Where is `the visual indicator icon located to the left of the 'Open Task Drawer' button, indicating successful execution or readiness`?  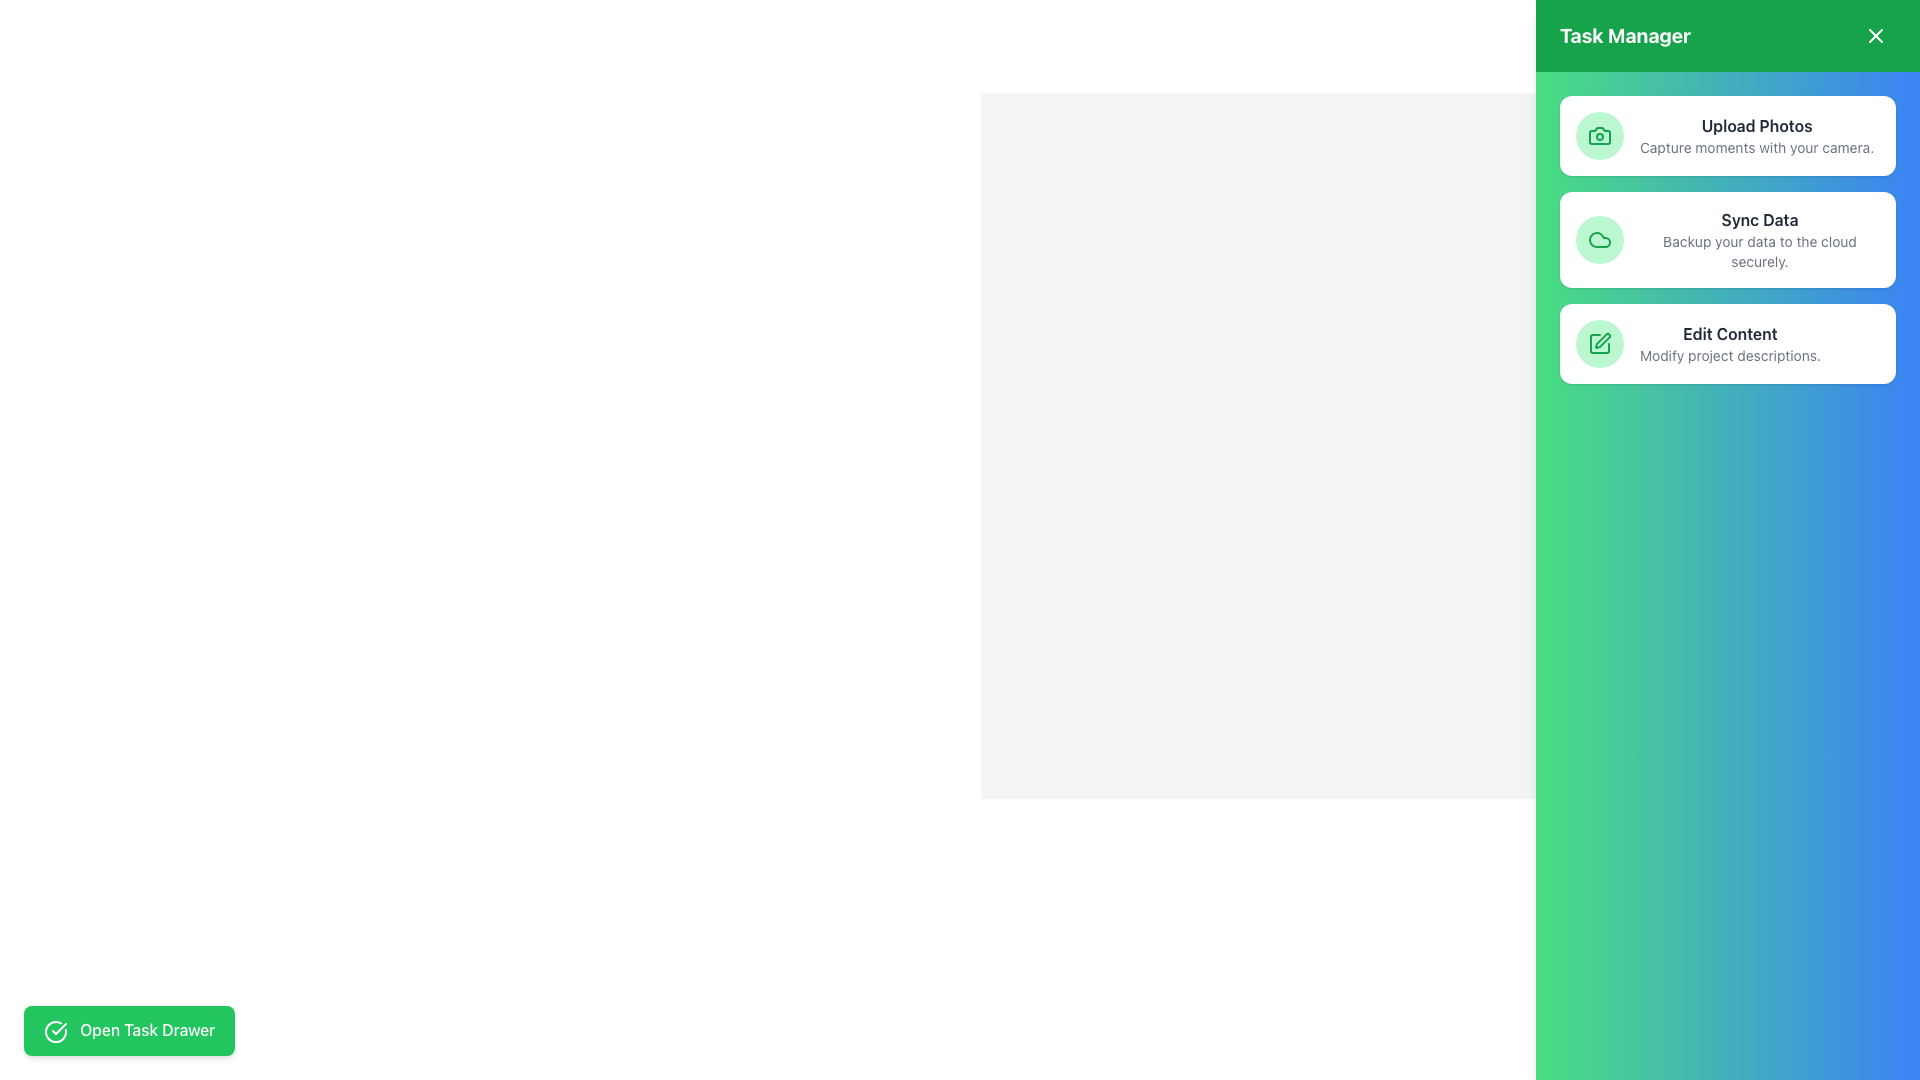 the visual indicator icon located to the left of the 'Open Task Drawer' button, indicating successful execution or readiness is located at coordinates (56, 1032).